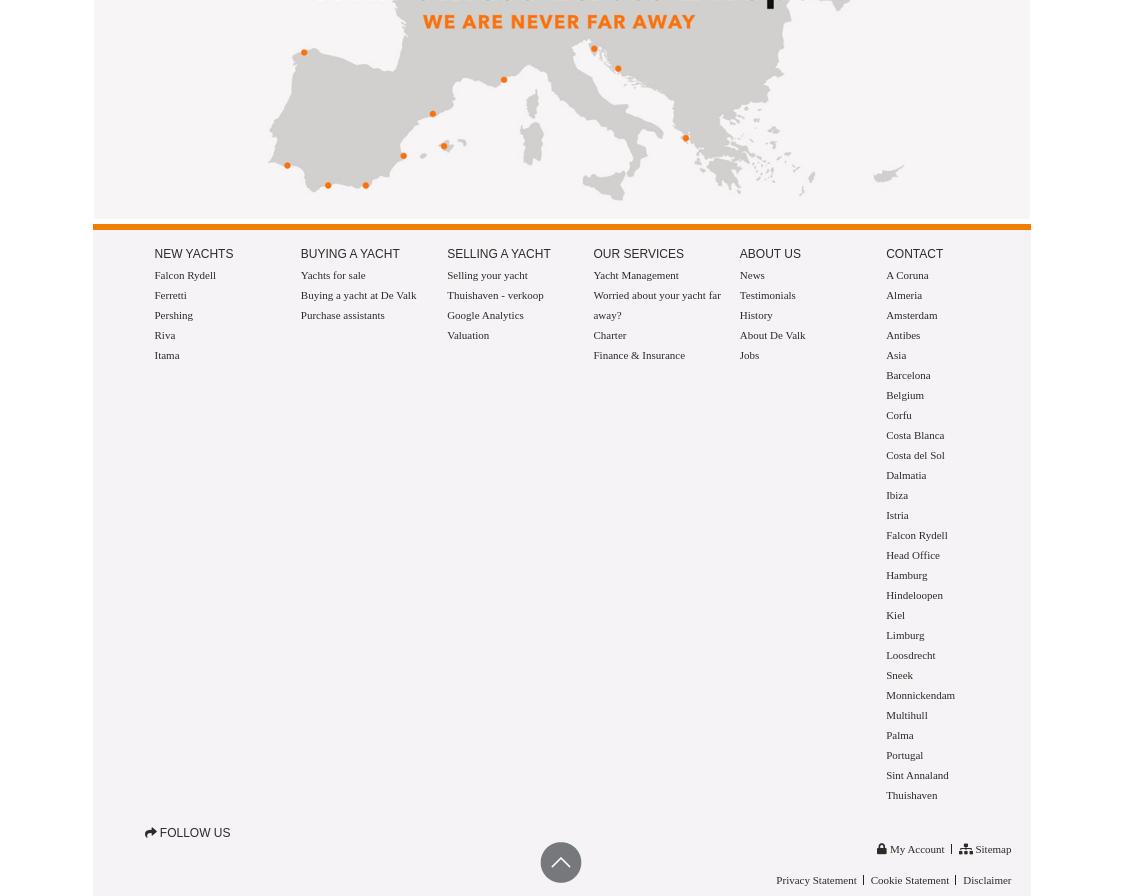 Image resolution: width=1123 pixels, height=896 pixels. I want to click on 'Buying a yacht', so click(349, 254).